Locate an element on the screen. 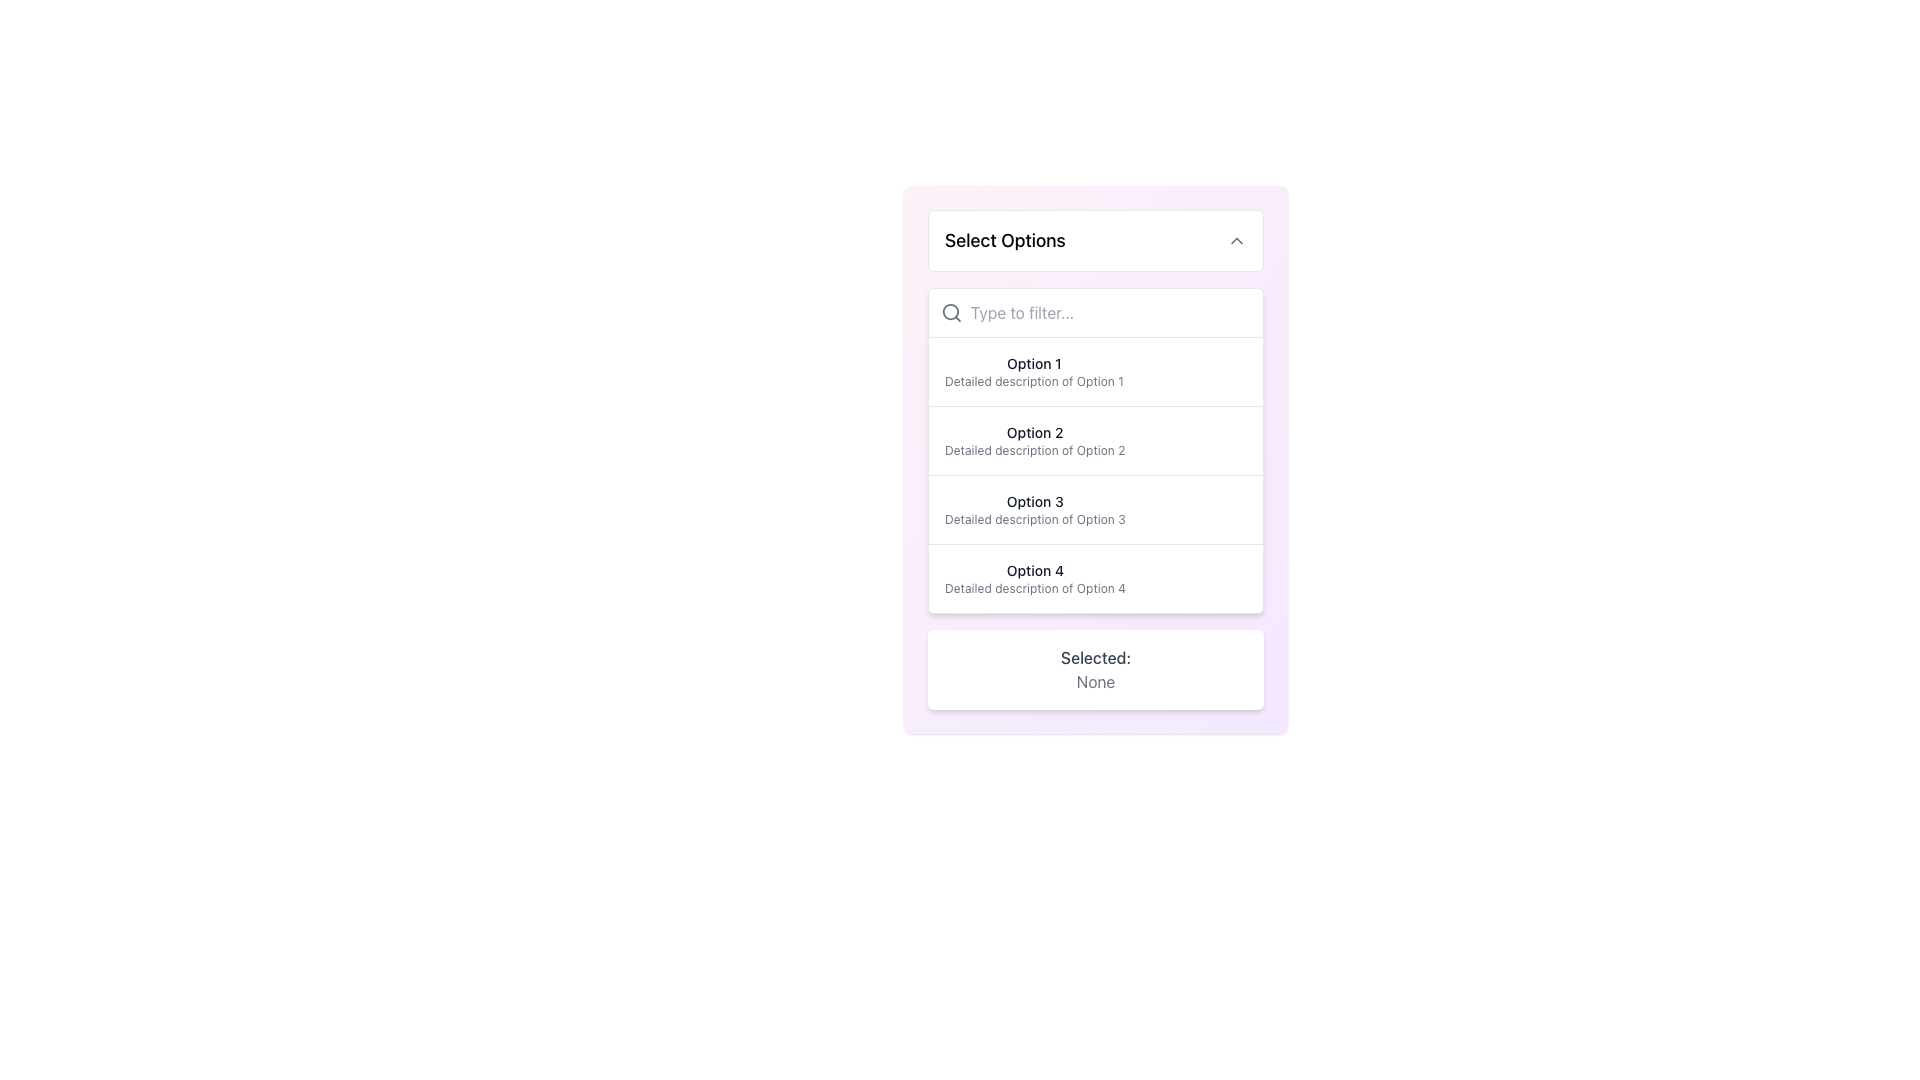 The width and height of the screenshot is (1920, 1080). the second selectable option in the dropdown menu is located at coordinates (1035, 439).